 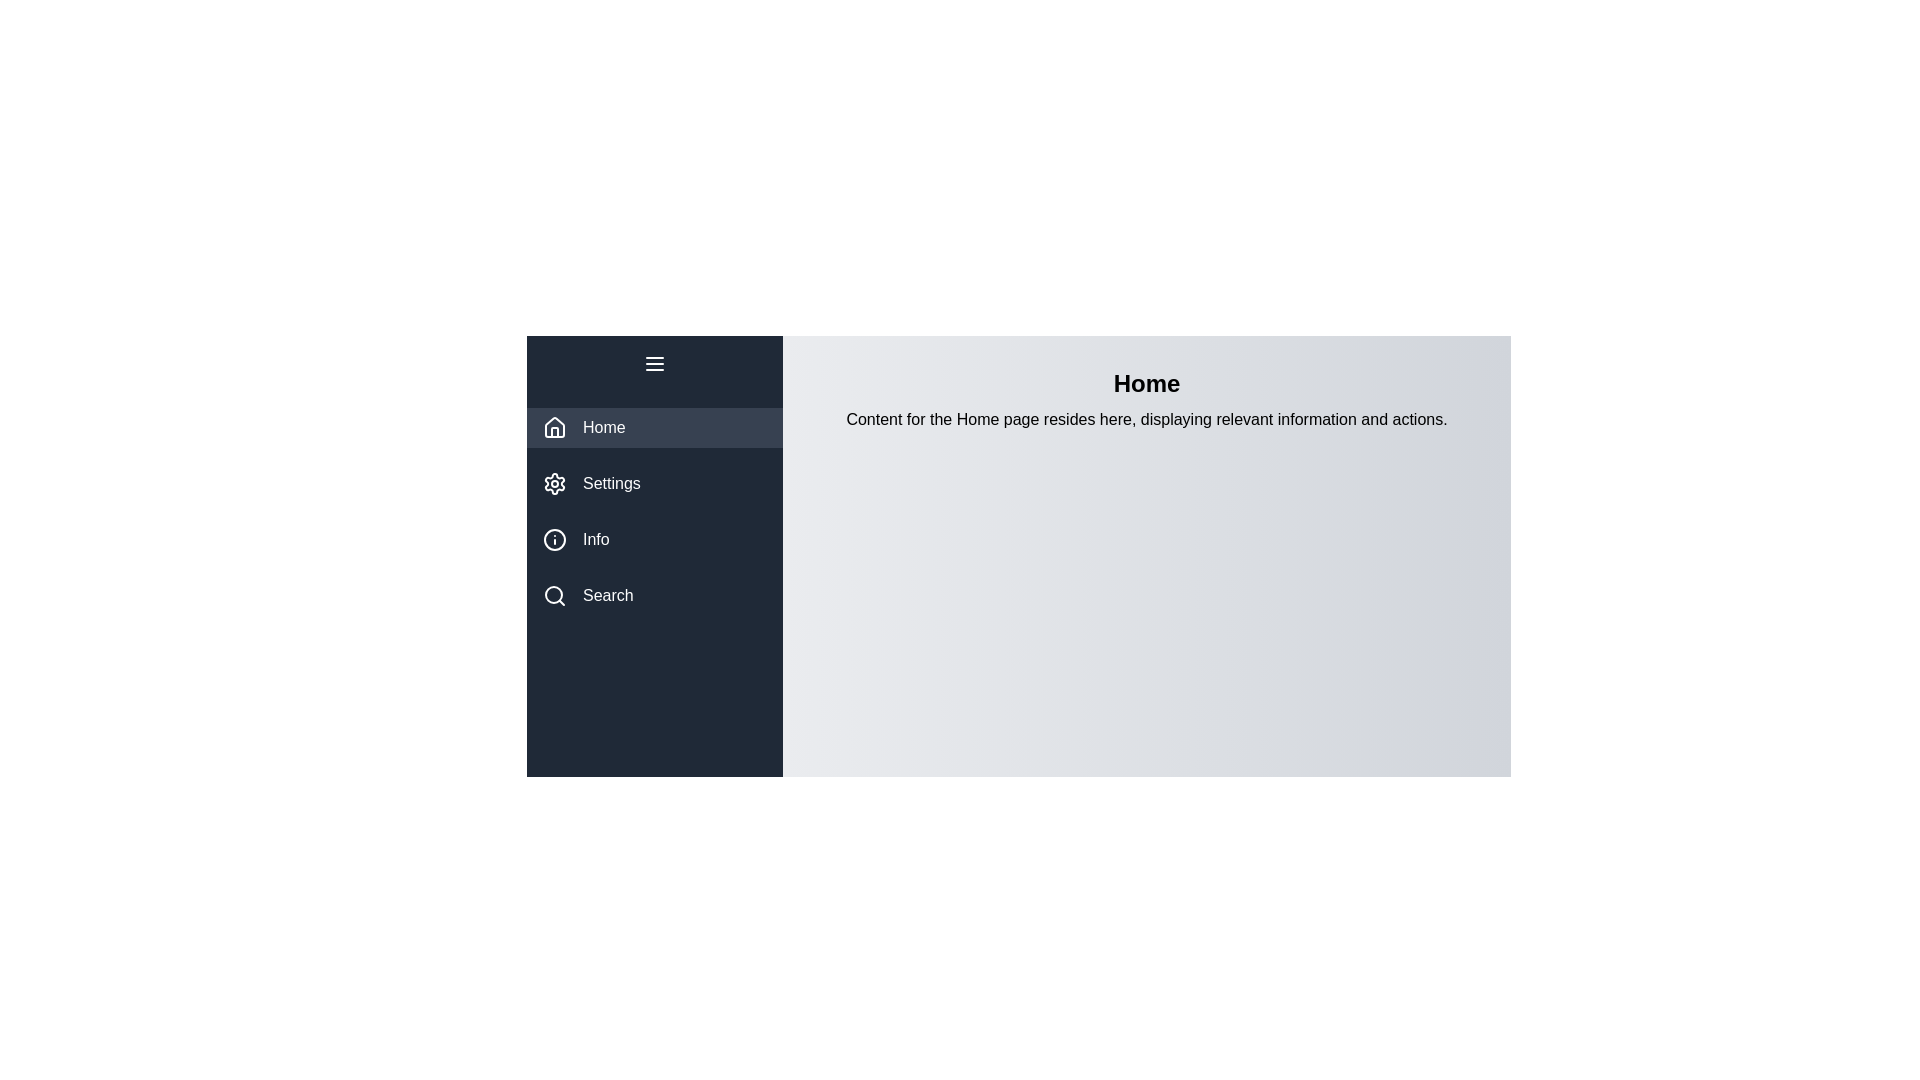 What do you see at coordinates (654, 483) in the screenshot?
I see `the menu item Settings to observe the hover effect` at bounding box center [654, 483].